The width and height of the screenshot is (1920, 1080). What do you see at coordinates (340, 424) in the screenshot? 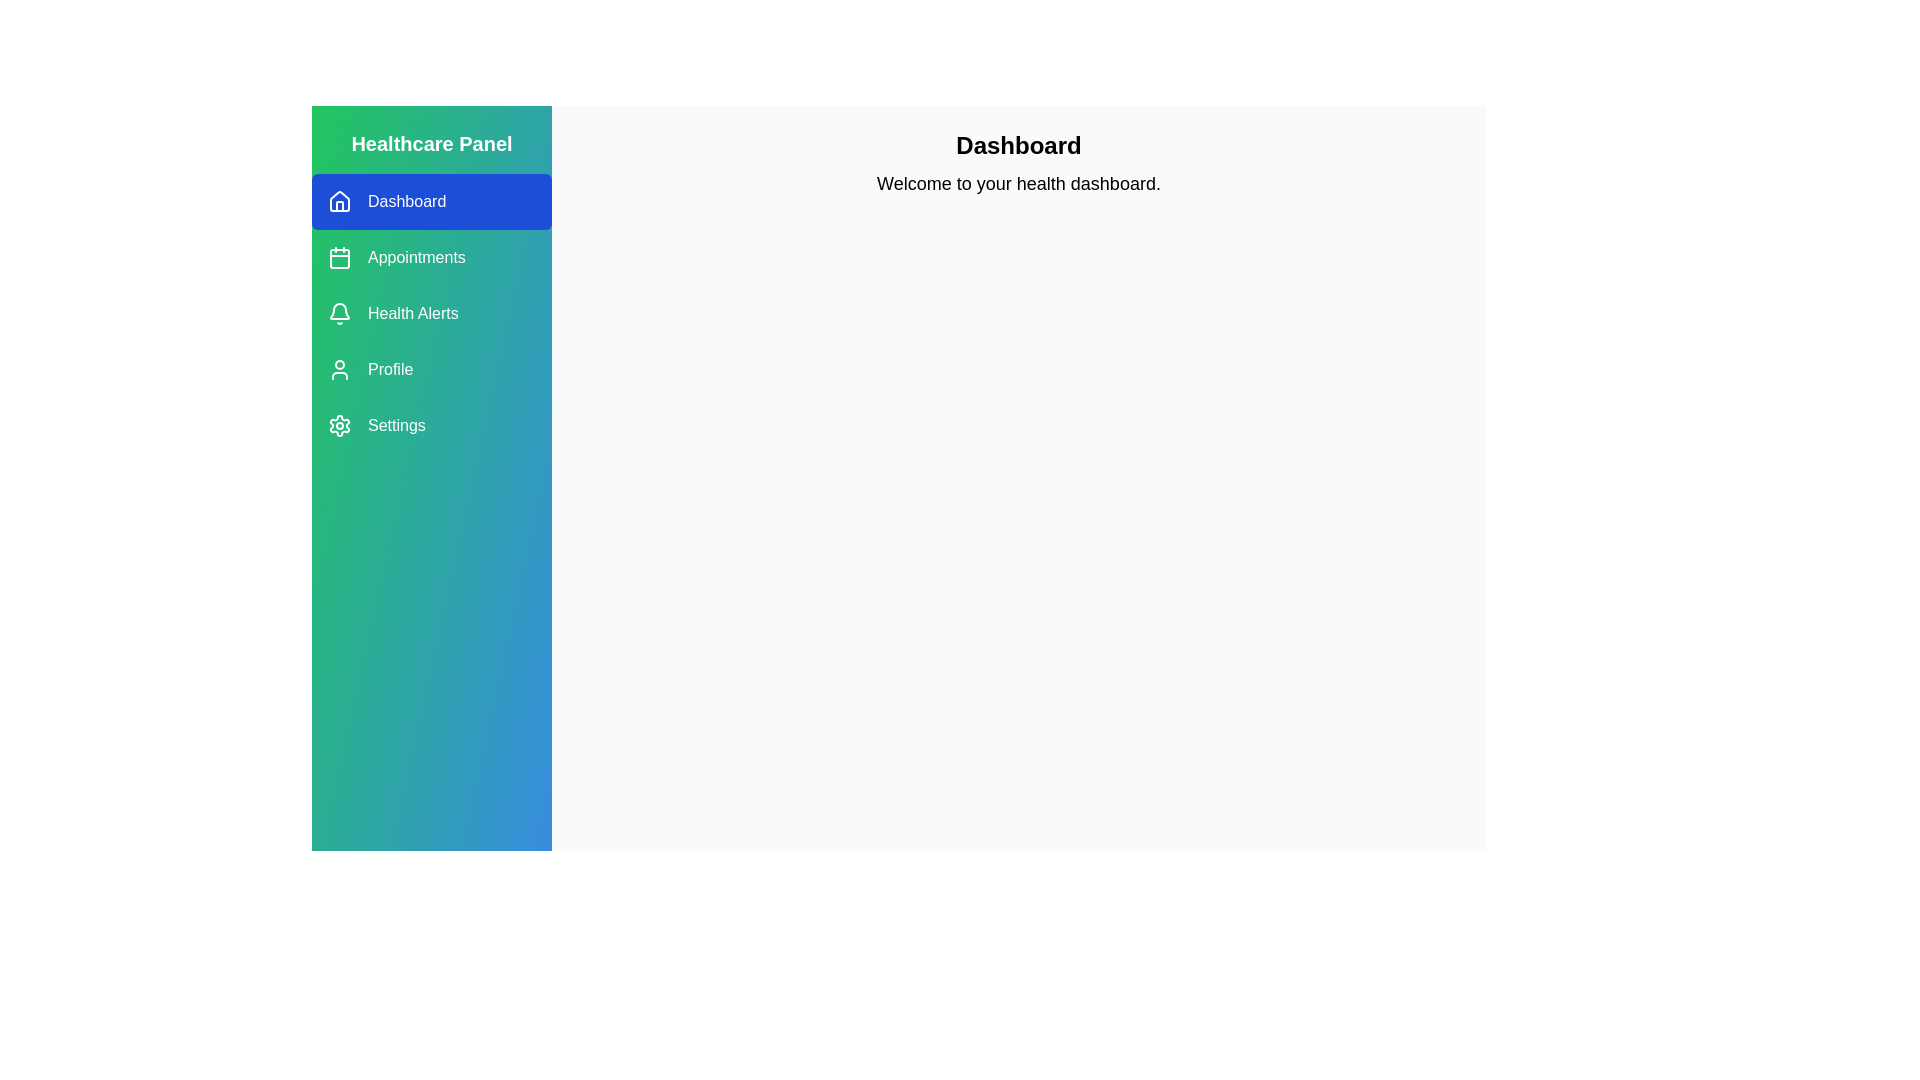
I see `the gear-shaped settings icon located in the vertical navigation menu on the left side of the interface` at bounding box center [340, 424].